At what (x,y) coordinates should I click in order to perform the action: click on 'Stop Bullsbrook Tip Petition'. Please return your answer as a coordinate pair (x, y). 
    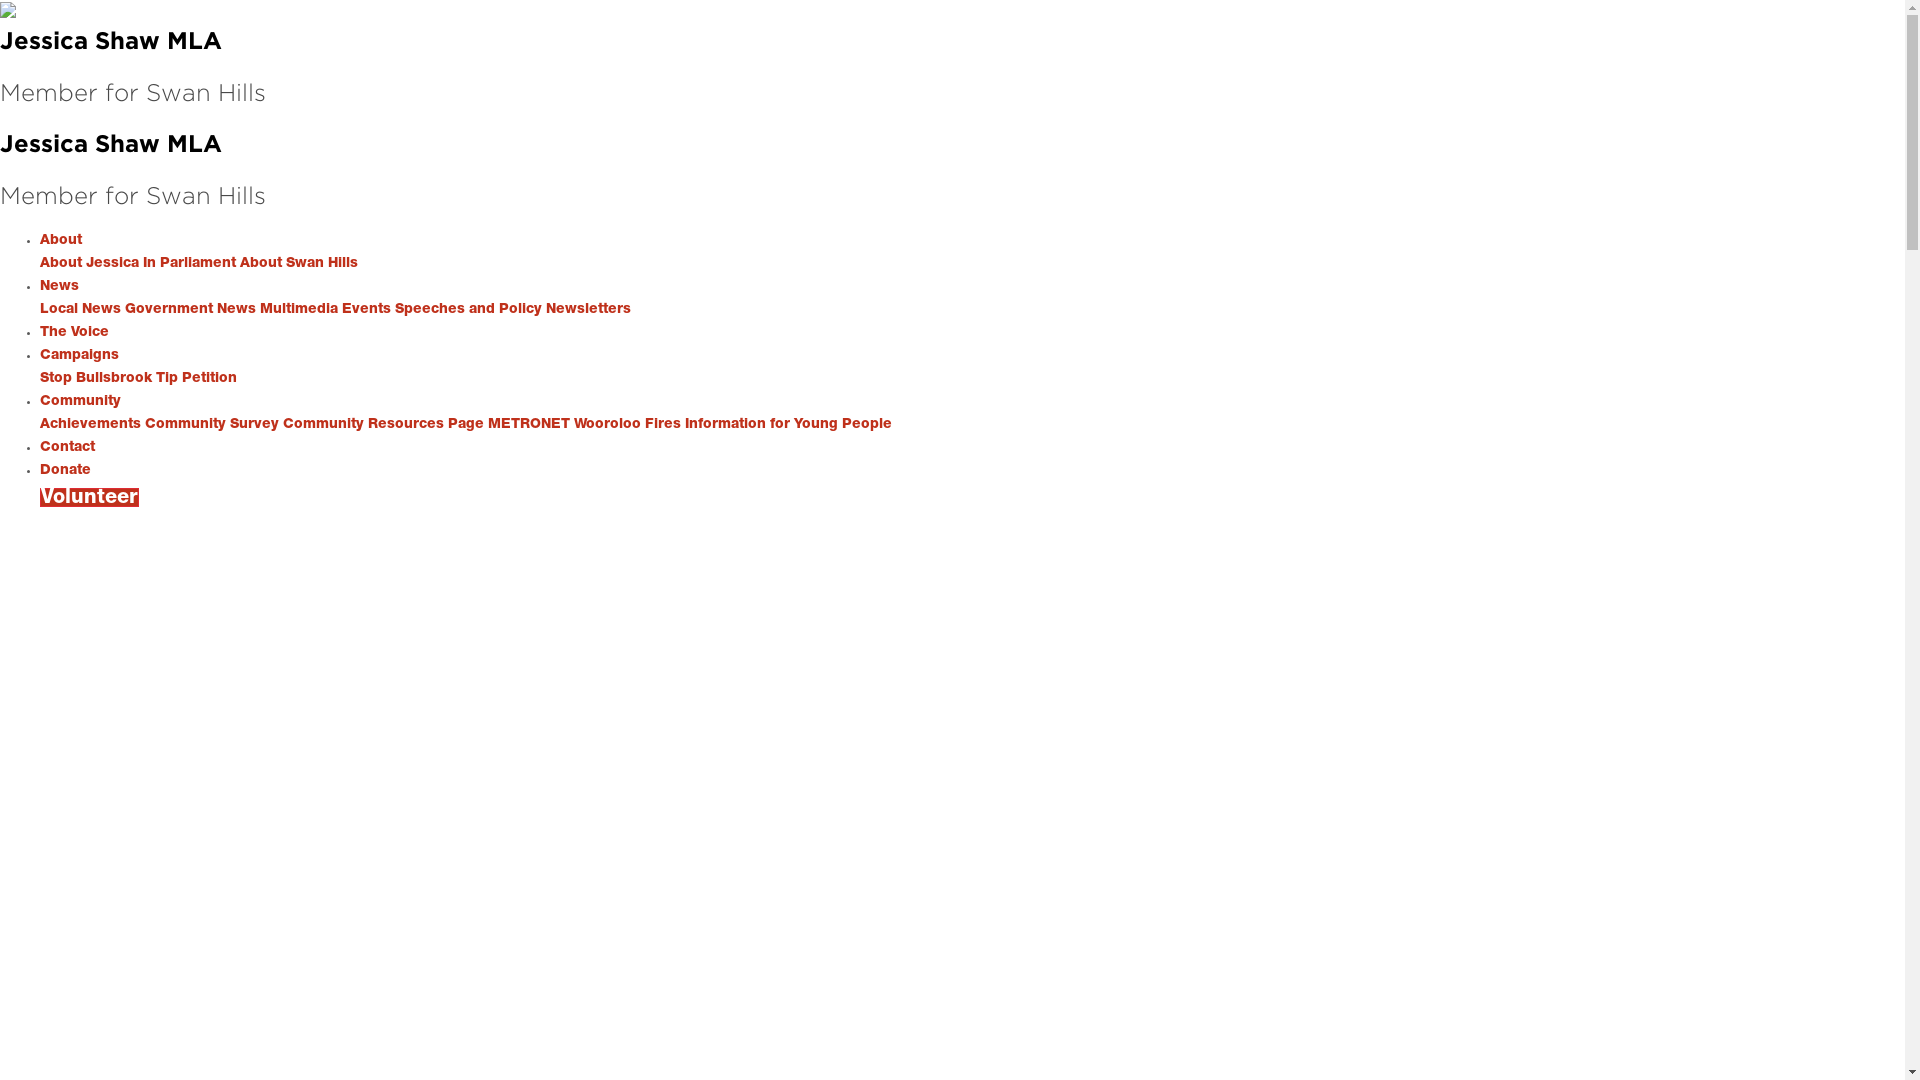
    Looking at the image, I should click on (137, 378).